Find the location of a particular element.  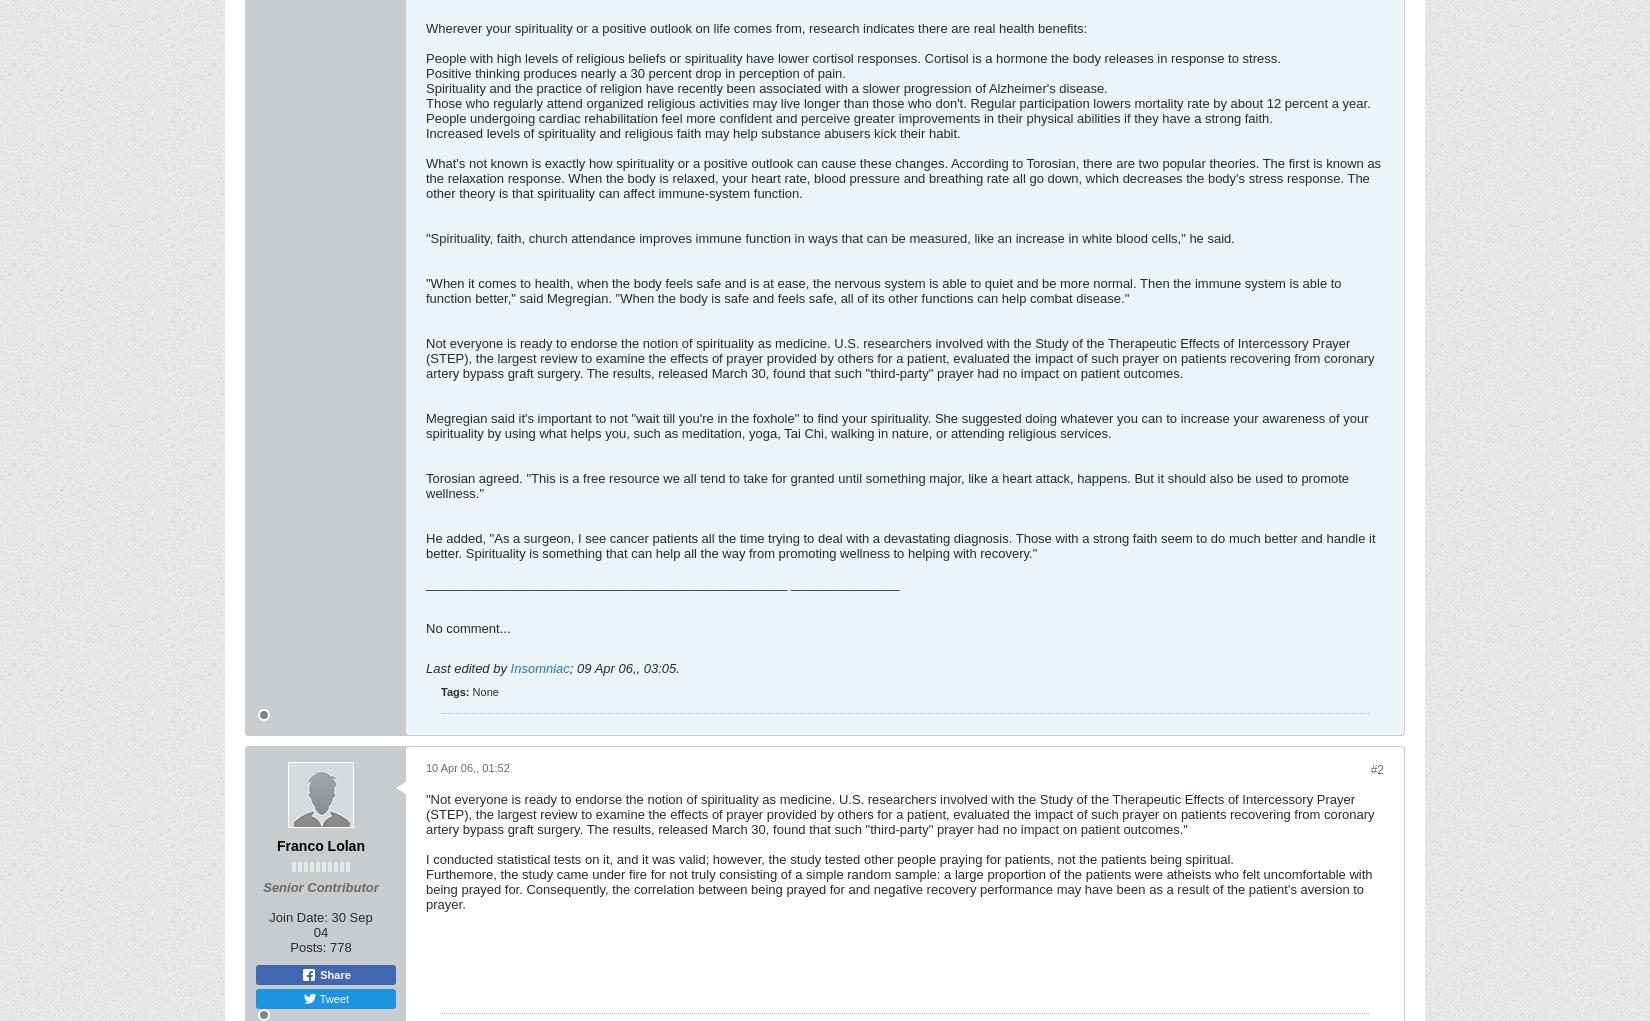

'Posts:' is located at coordinates (308, 945).